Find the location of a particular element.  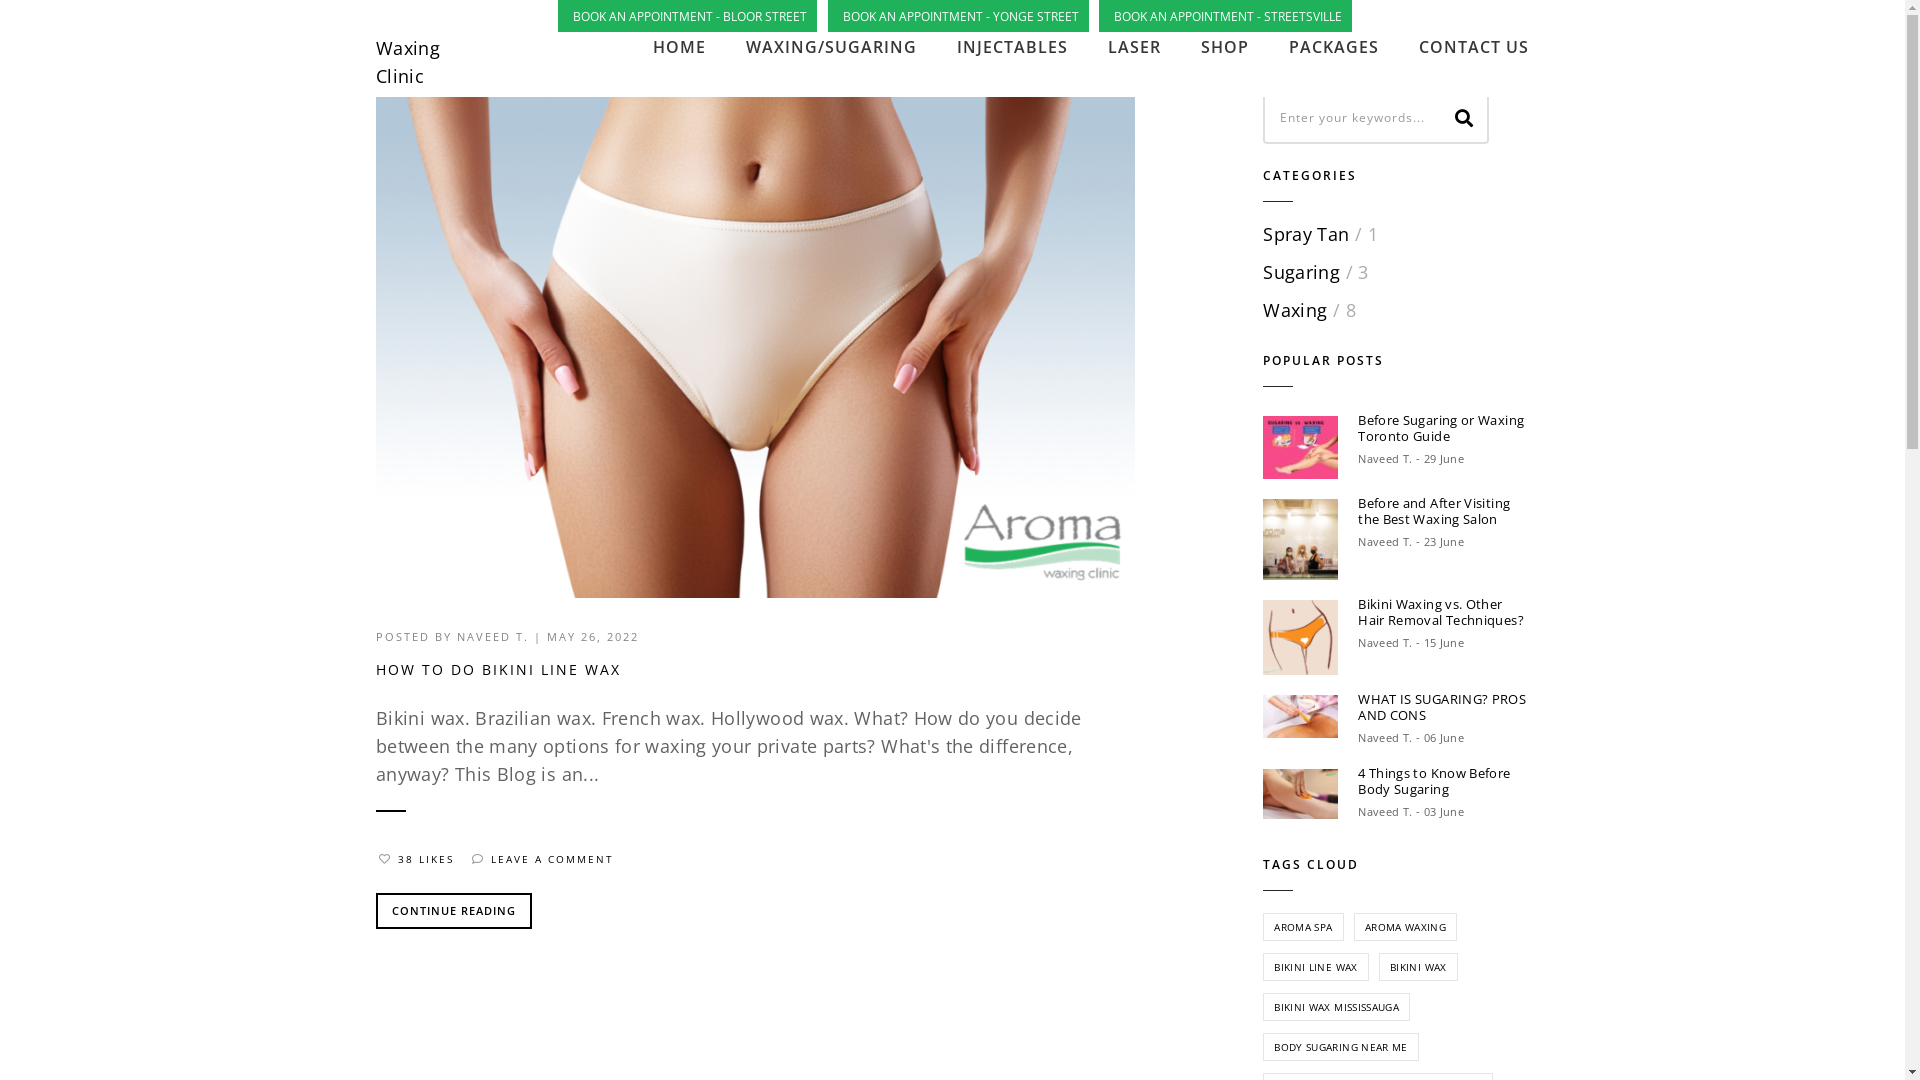

'BOOK AN APPOINTMENT YONGE STREET' is located at coordinates (831, 16).